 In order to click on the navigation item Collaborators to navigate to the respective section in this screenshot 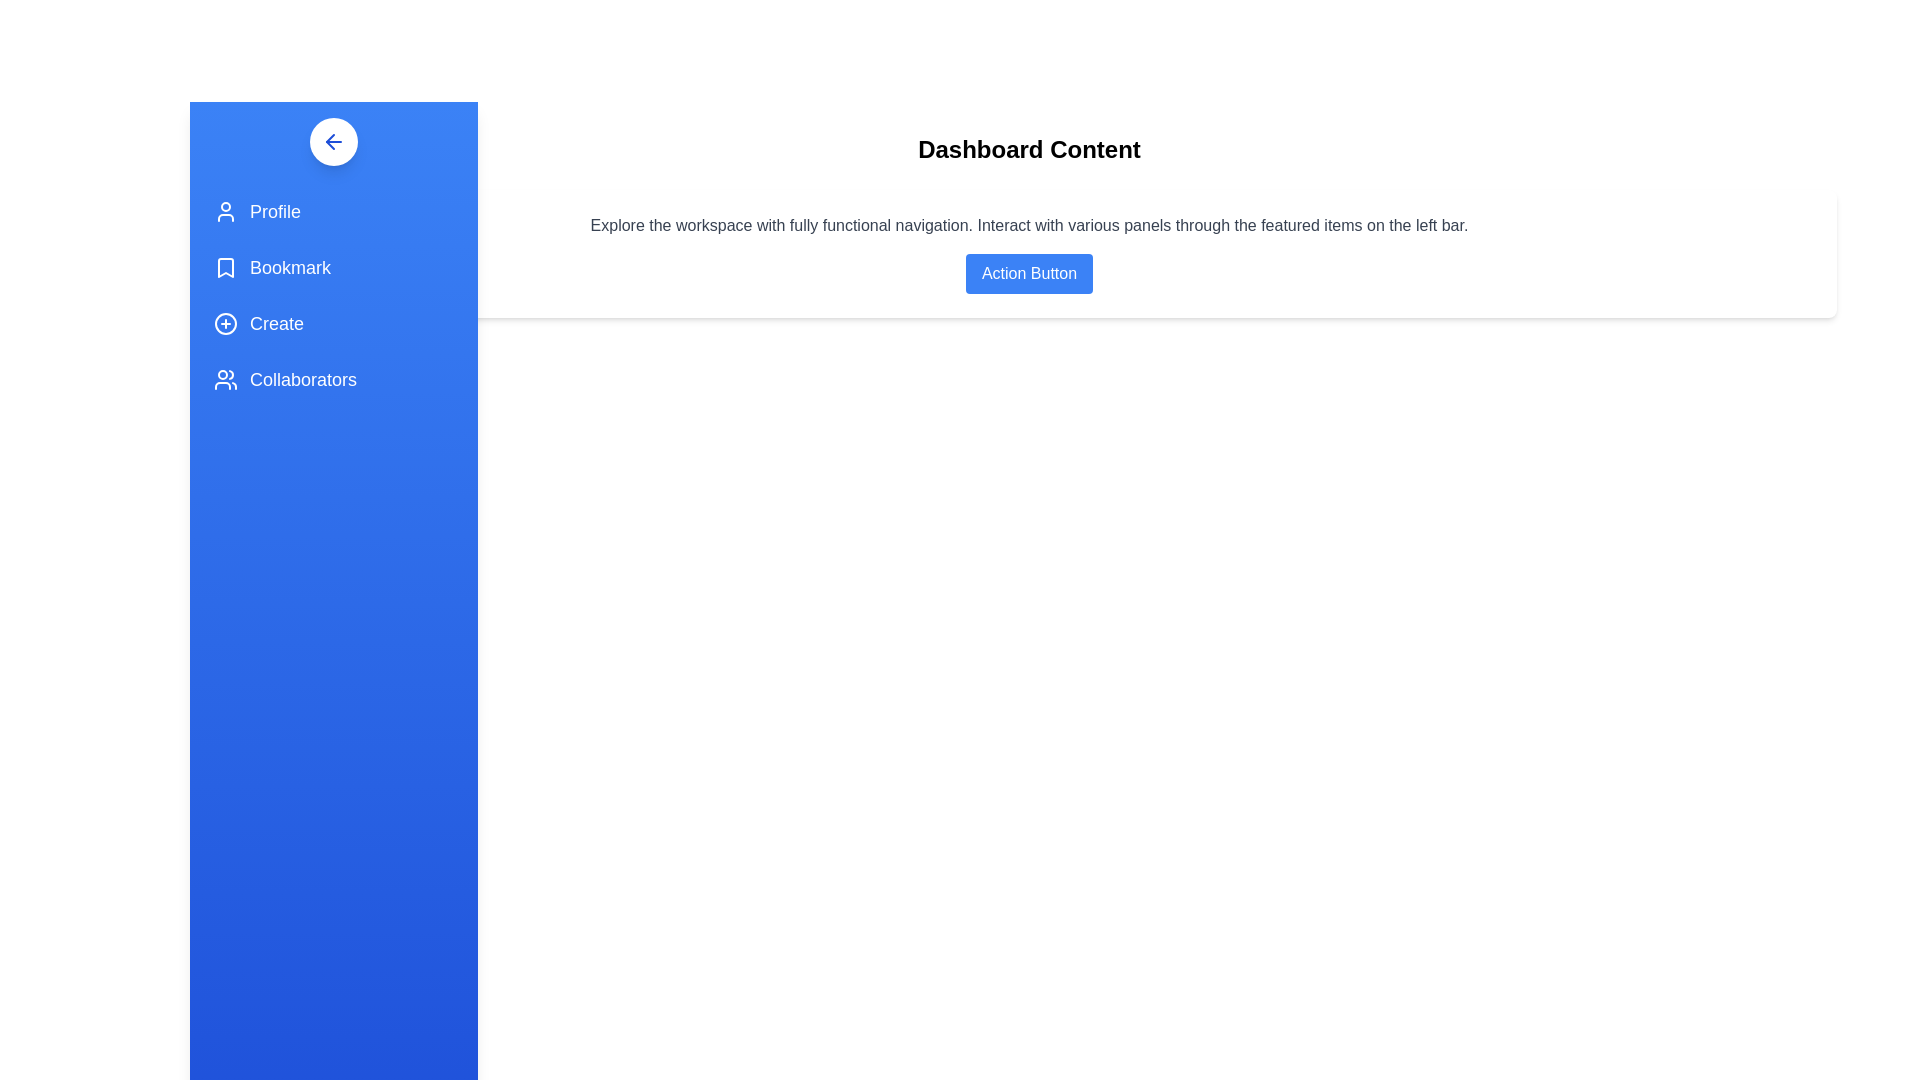, I will do `click(334, 380)`.